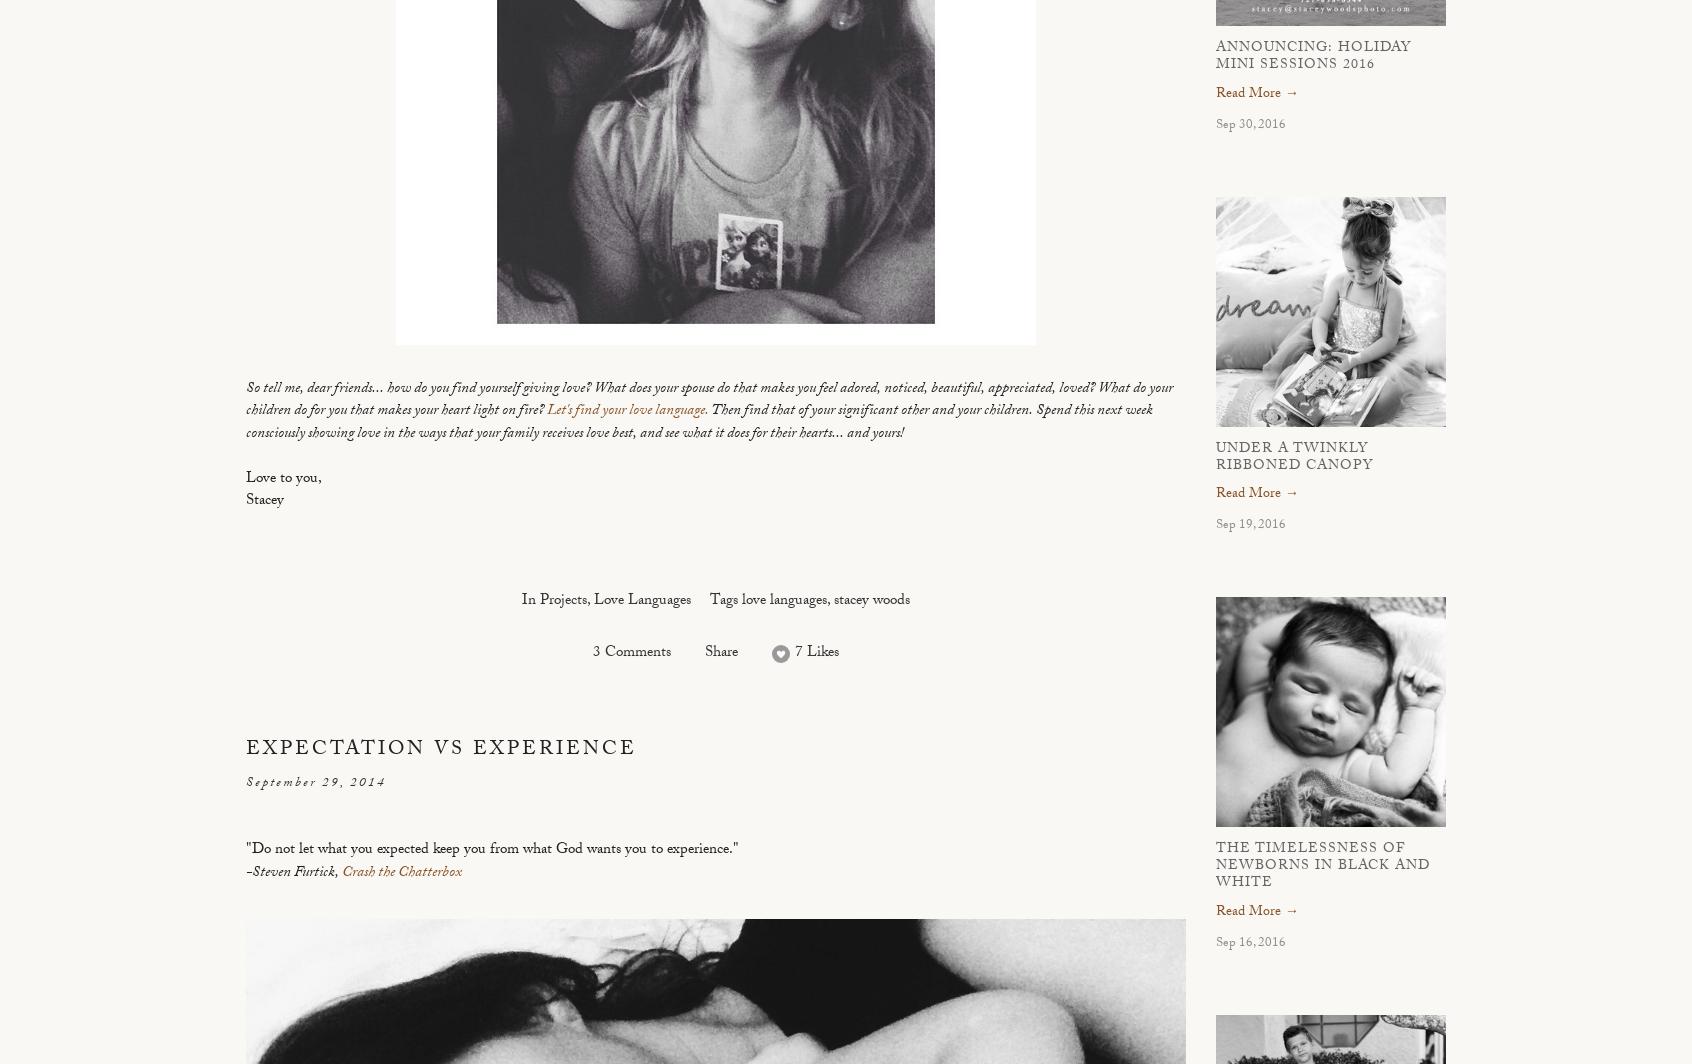 The width and height of the screenshot is (1692, 1064). Describe the element at coordinates (246, 750) in the screenshot. I see `'Expectation vs Experience'` at that location.